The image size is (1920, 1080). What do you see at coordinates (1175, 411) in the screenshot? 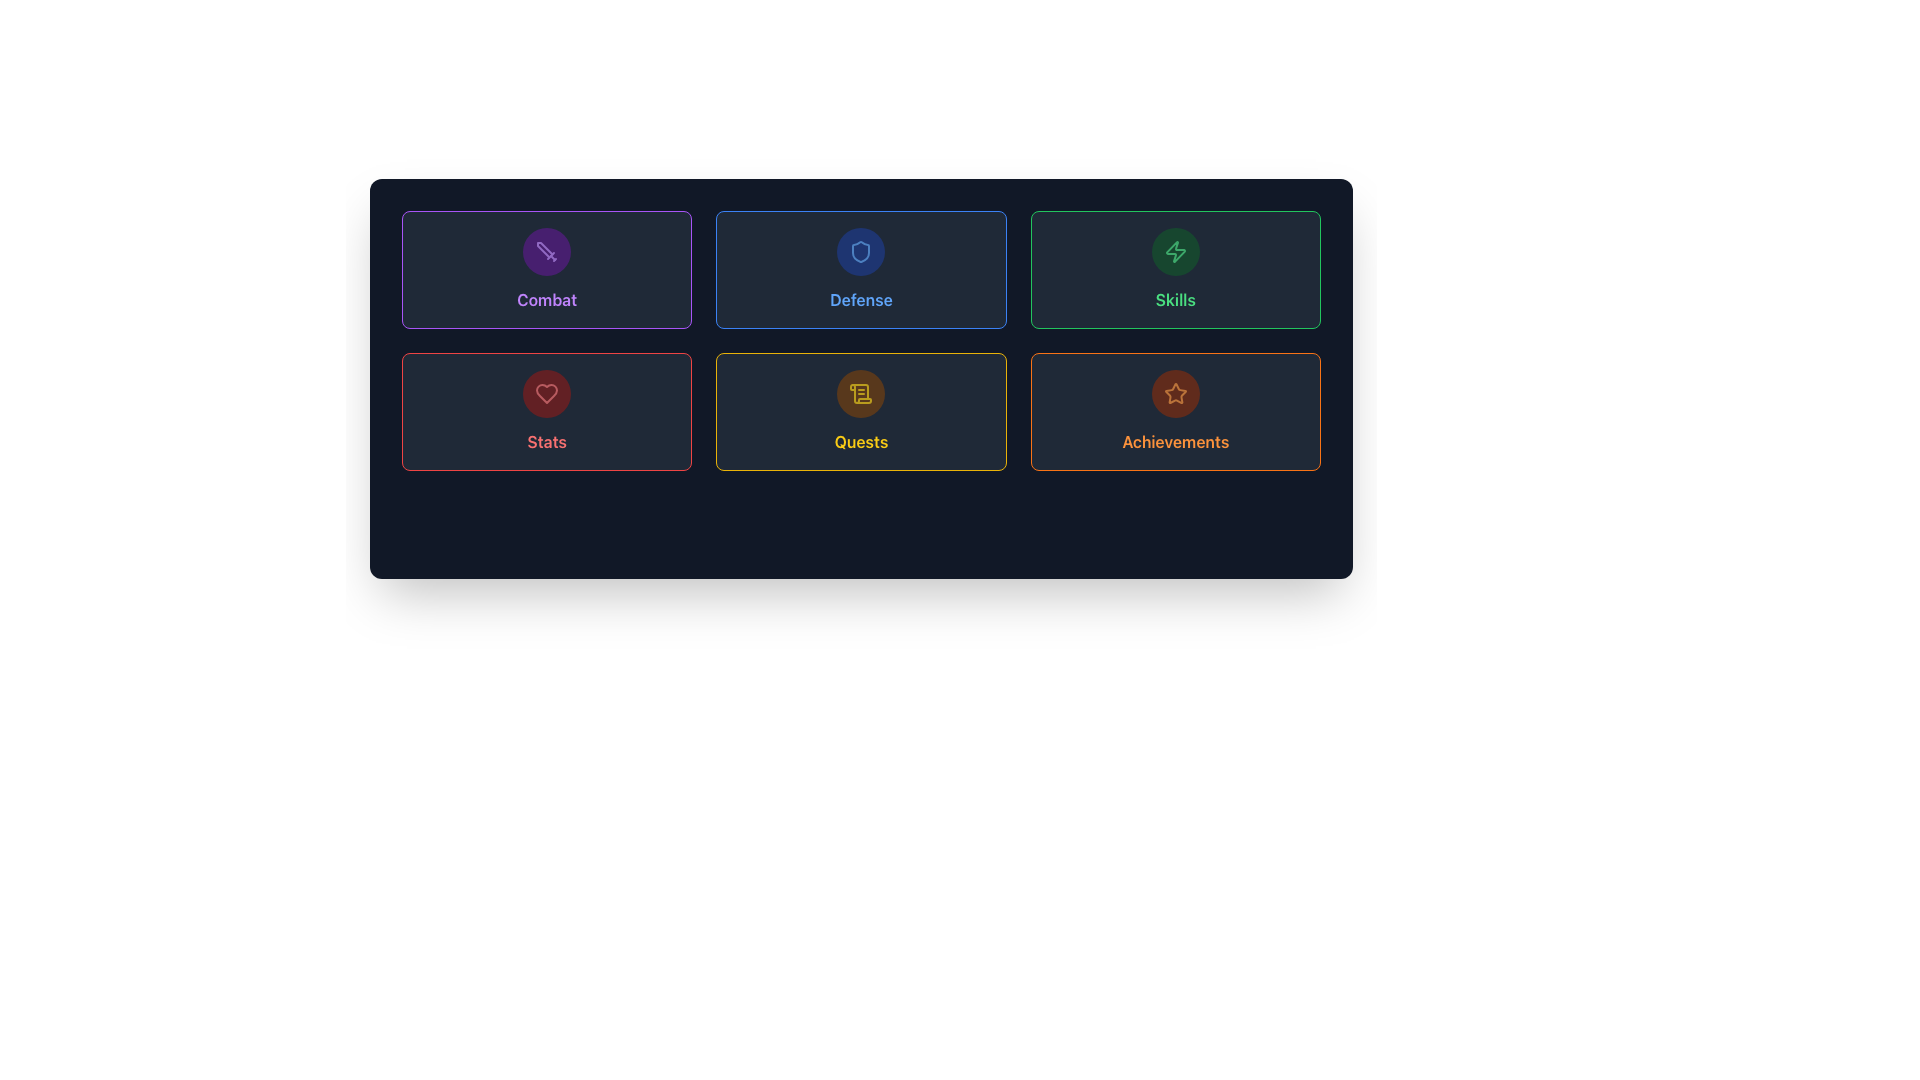
I see `the 'Achievements' button, which features a circular orange icon with a star symbol and is located in the bottom-right corner of a three-by-two grid layout, below the 'Skills' element and to the right of the 'Quests' element` at bounding box center [1175, 411].